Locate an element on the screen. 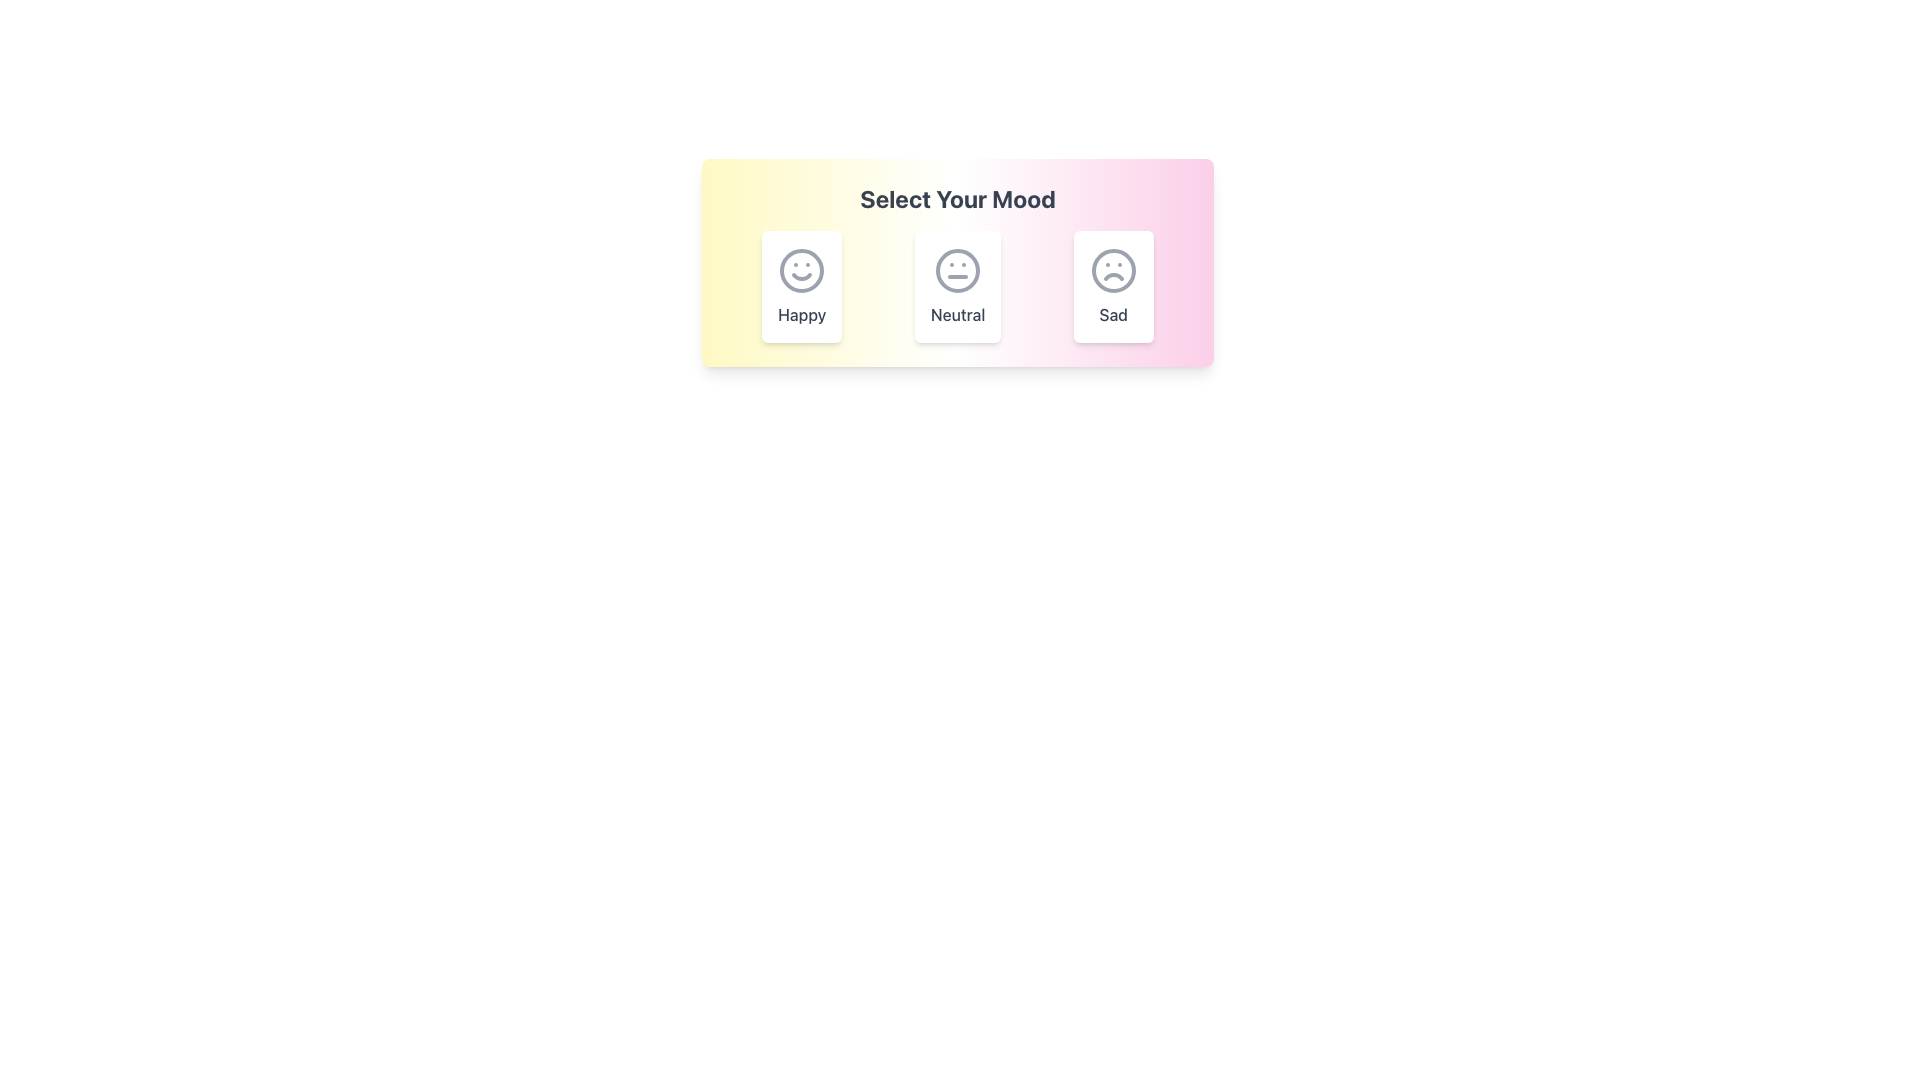 The height and width of the screenshot is (1080, 1920). the 'Happy' mood icon in the mood selection interface, which is centered above the label 'Happy.' is located at coordinates (802, 270).